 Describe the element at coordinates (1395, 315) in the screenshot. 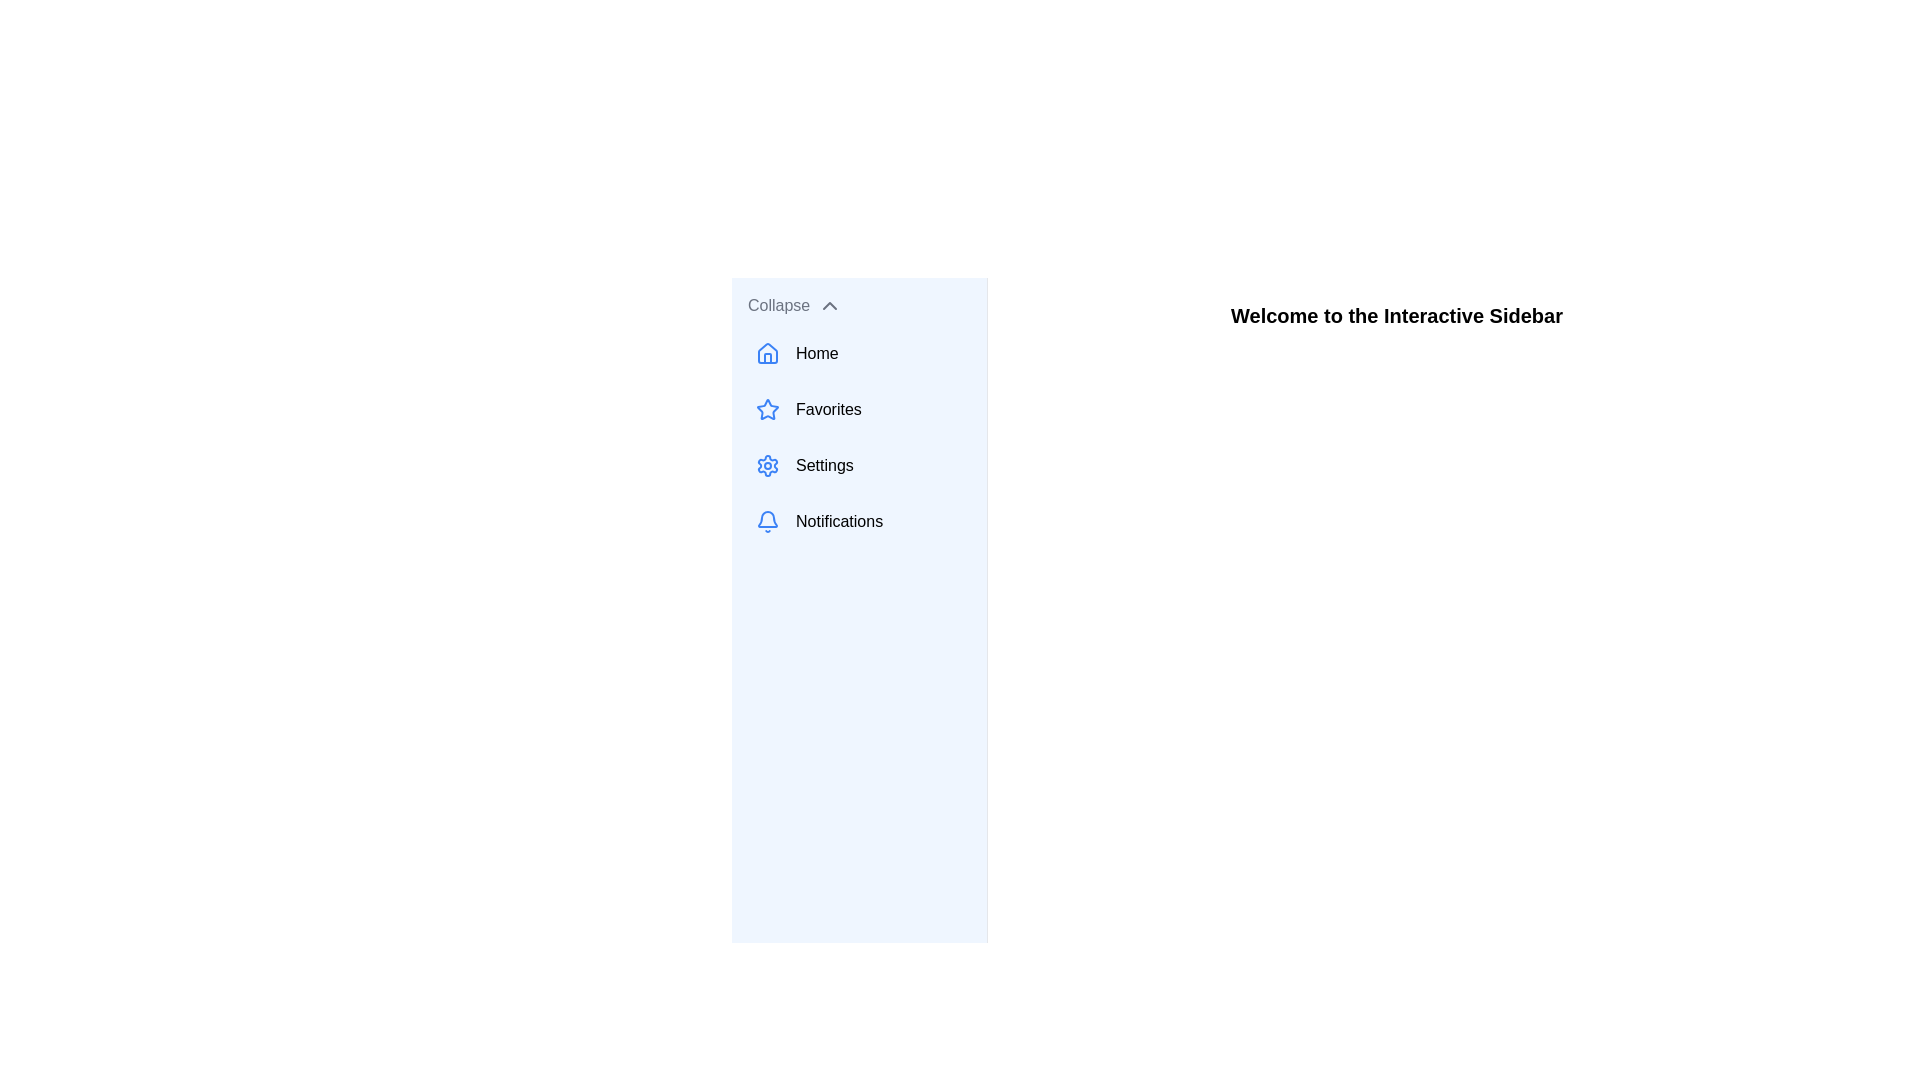

I see `the prominently styled title or heading located near the top-right section of the main content area` at that location.